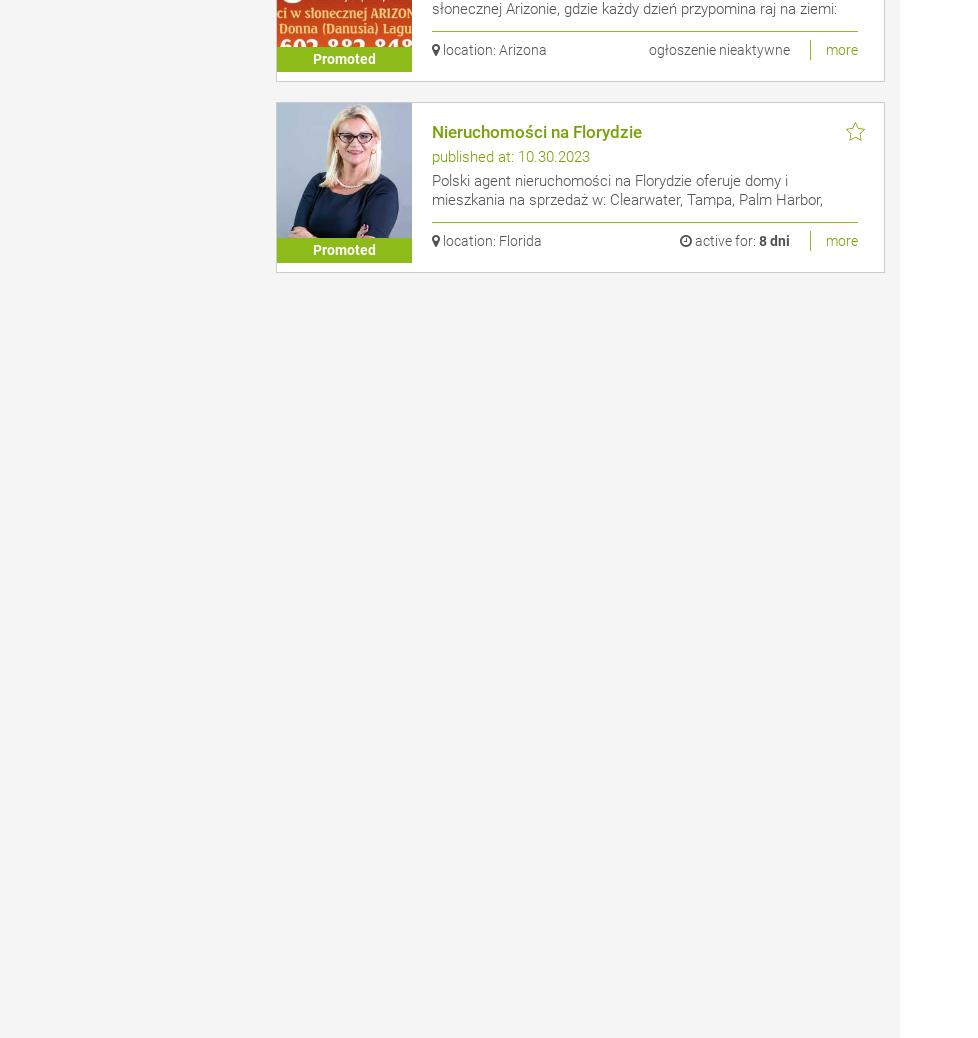 This screenshot has width=978, height=1038. I want to click on 'active for:', so click(724, 240).